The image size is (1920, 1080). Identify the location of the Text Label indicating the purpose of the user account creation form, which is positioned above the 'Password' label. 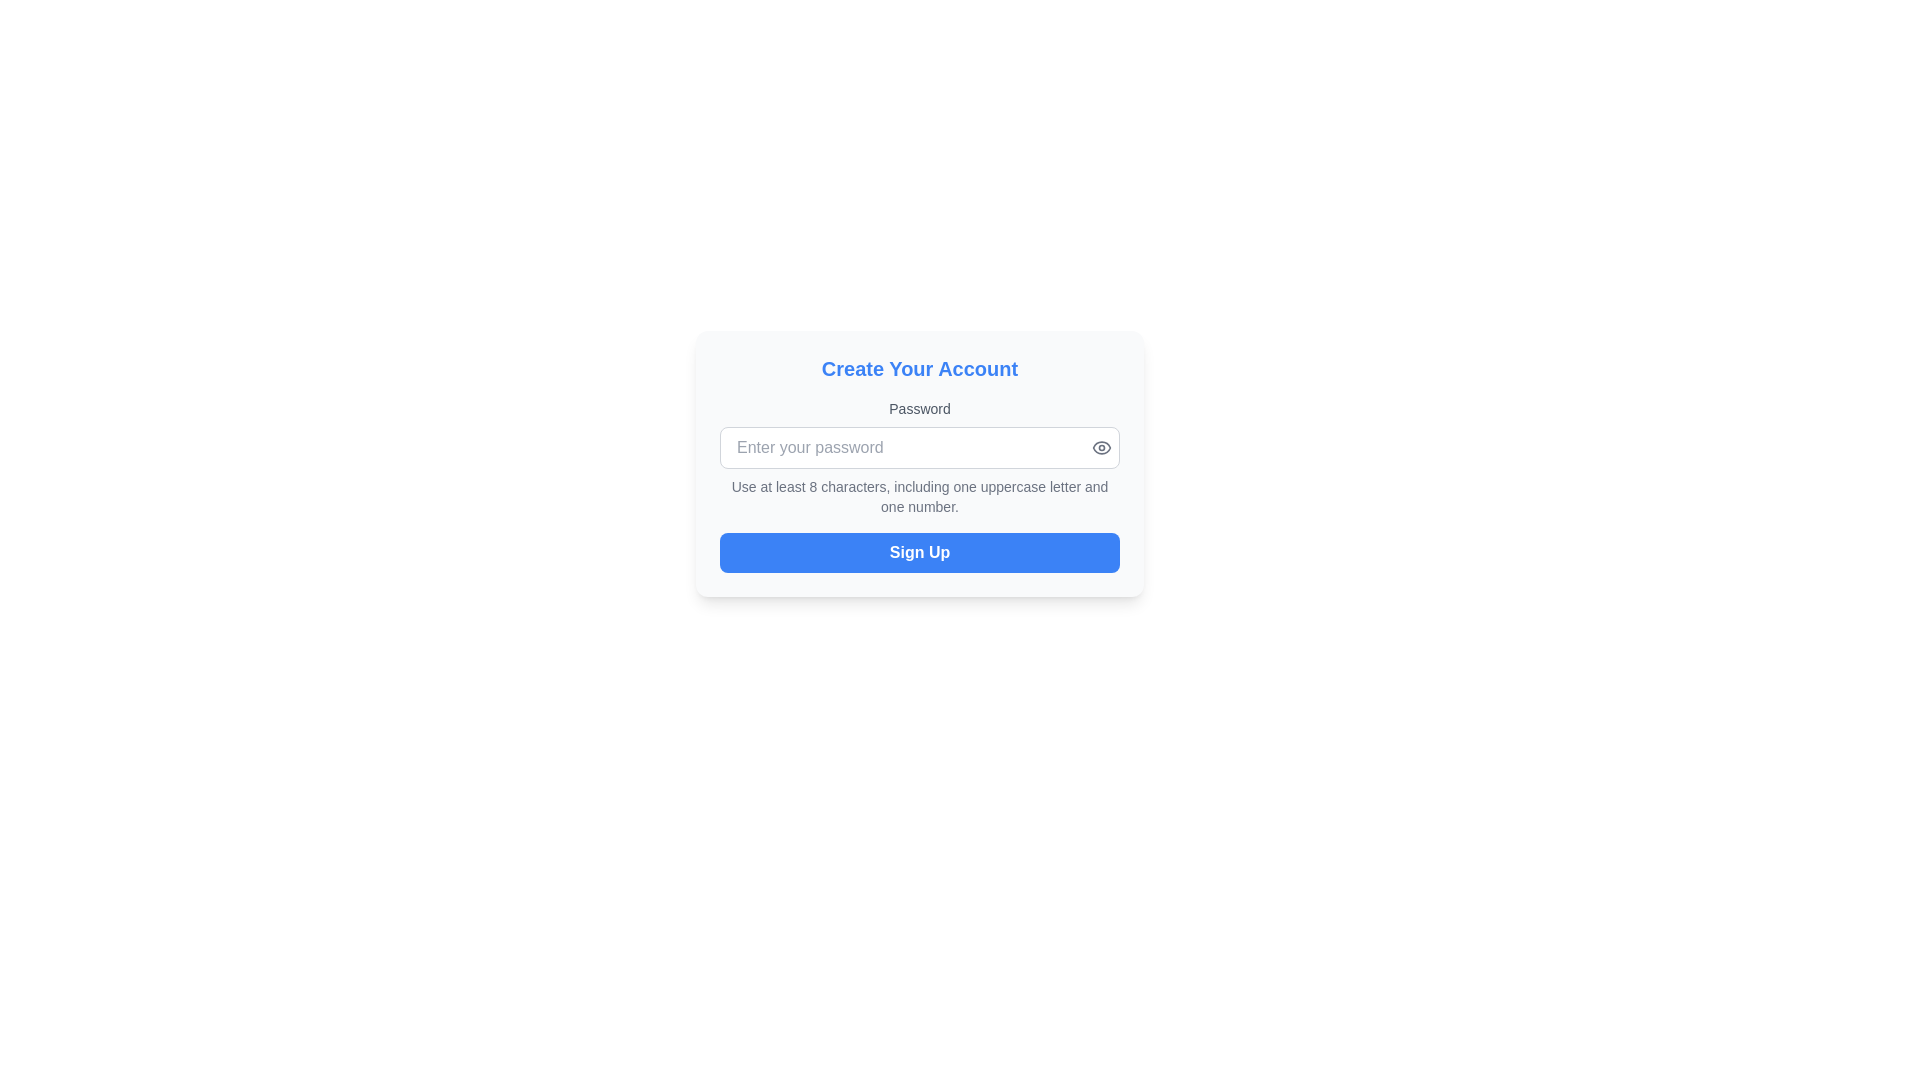
(919, 369).